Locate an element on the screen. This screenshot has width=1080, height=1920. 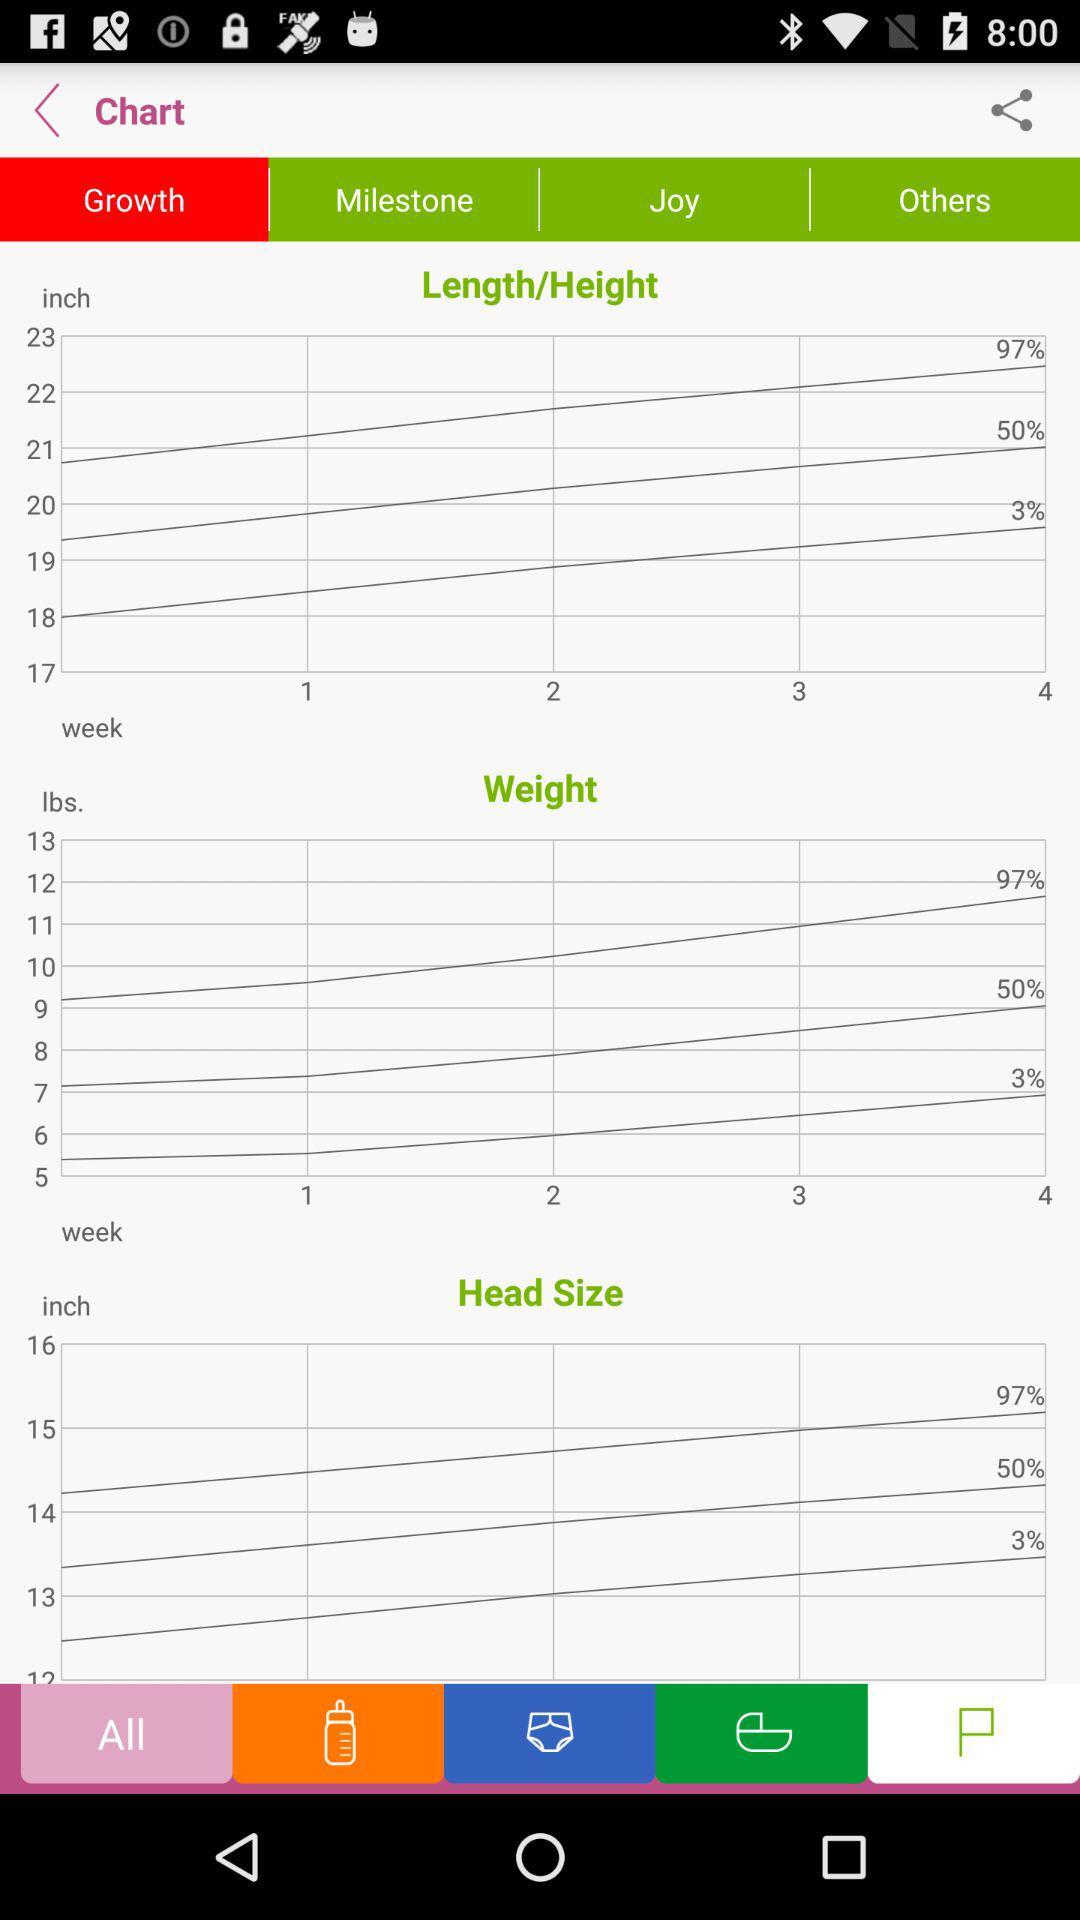
open feeding chart is located at coordinates (337, 1737).